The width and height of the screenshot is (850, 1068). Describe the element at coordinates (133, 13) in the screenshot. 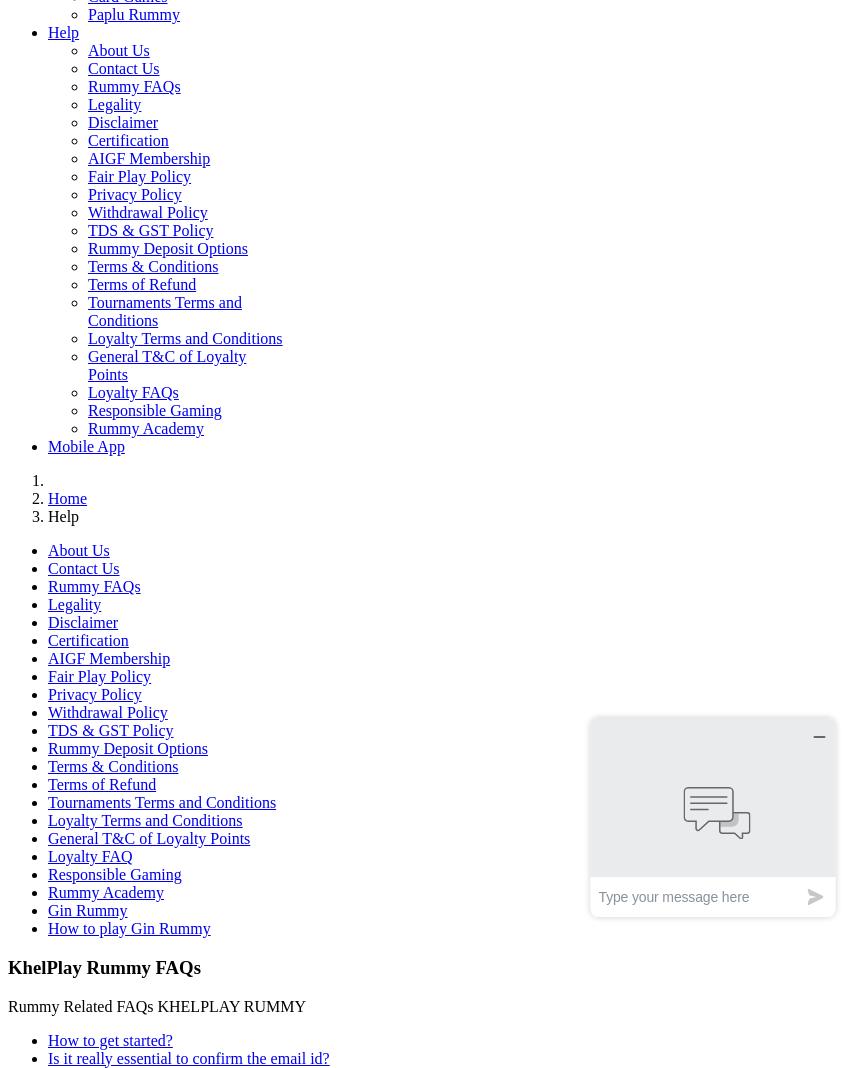

I see `'Paplu Rummy'` at that location.